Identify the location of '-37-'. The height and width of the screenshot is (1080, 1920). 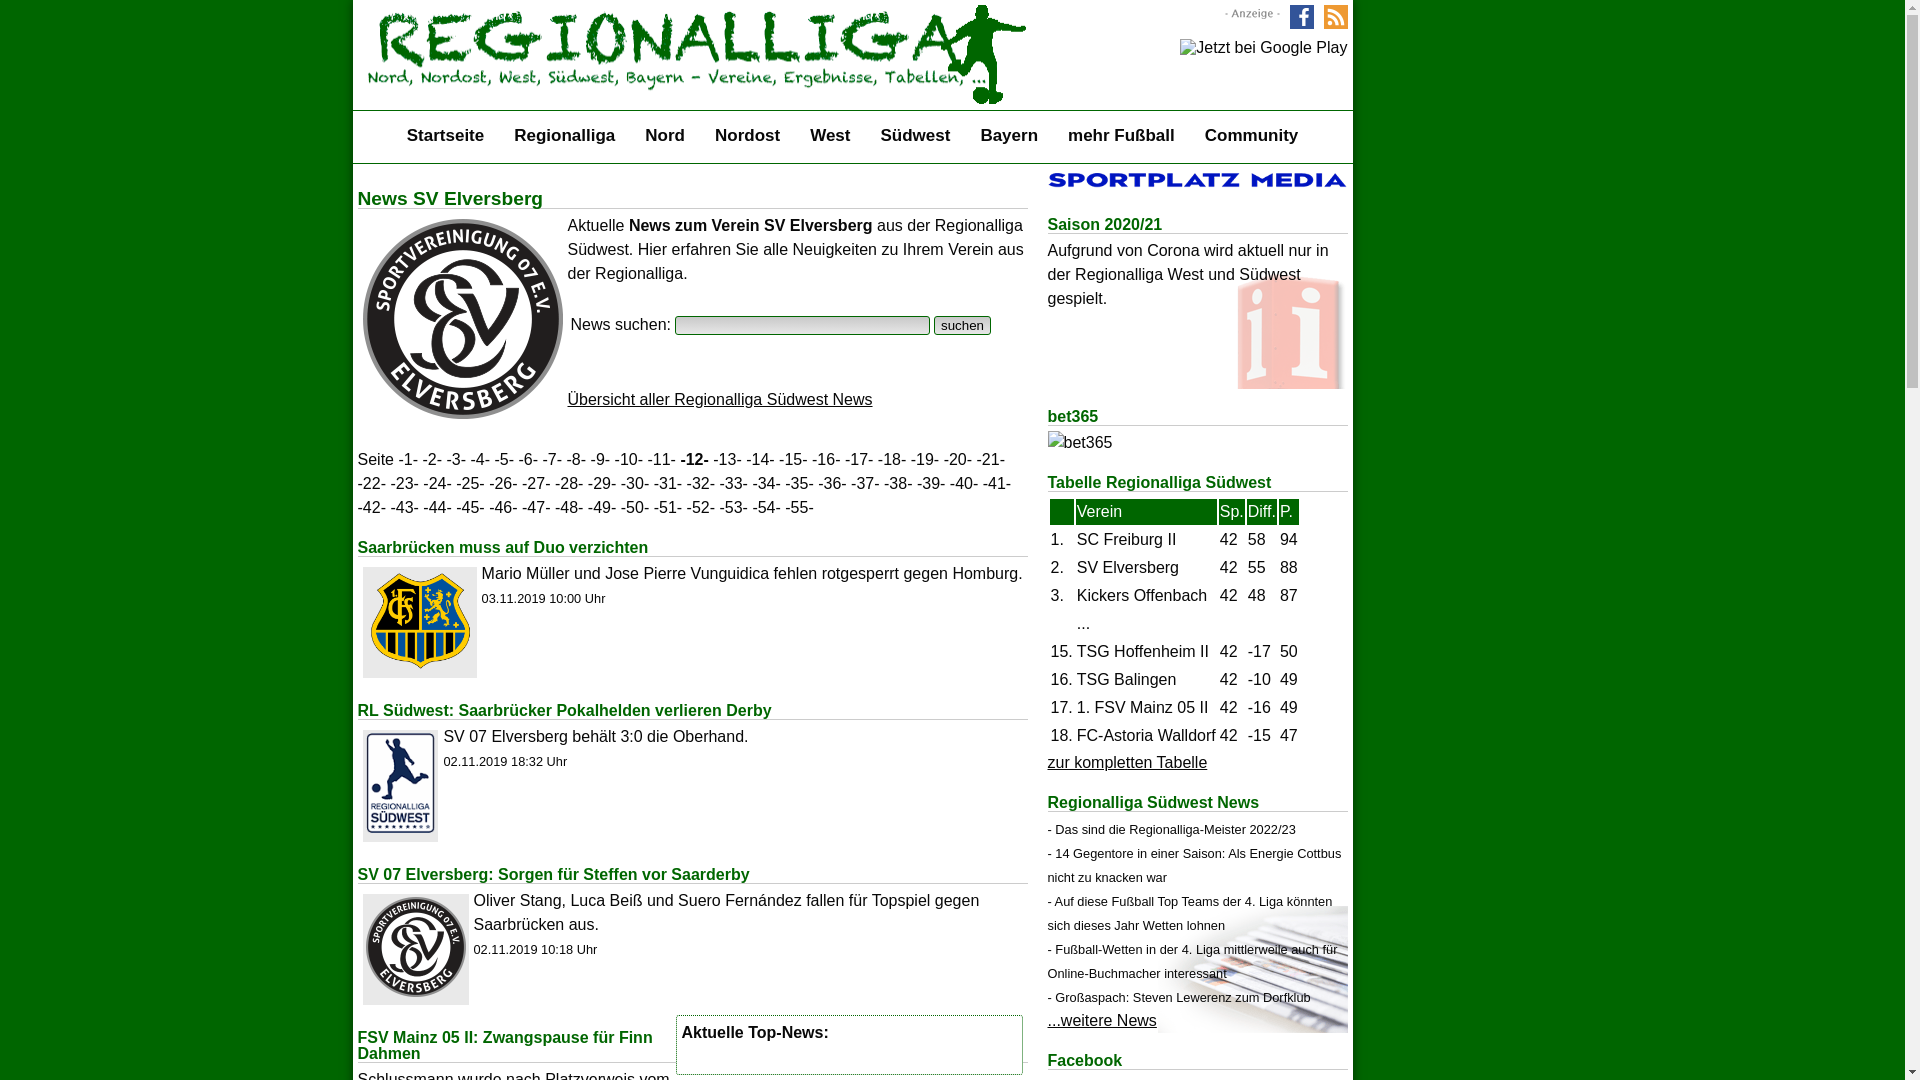
(864, 483).